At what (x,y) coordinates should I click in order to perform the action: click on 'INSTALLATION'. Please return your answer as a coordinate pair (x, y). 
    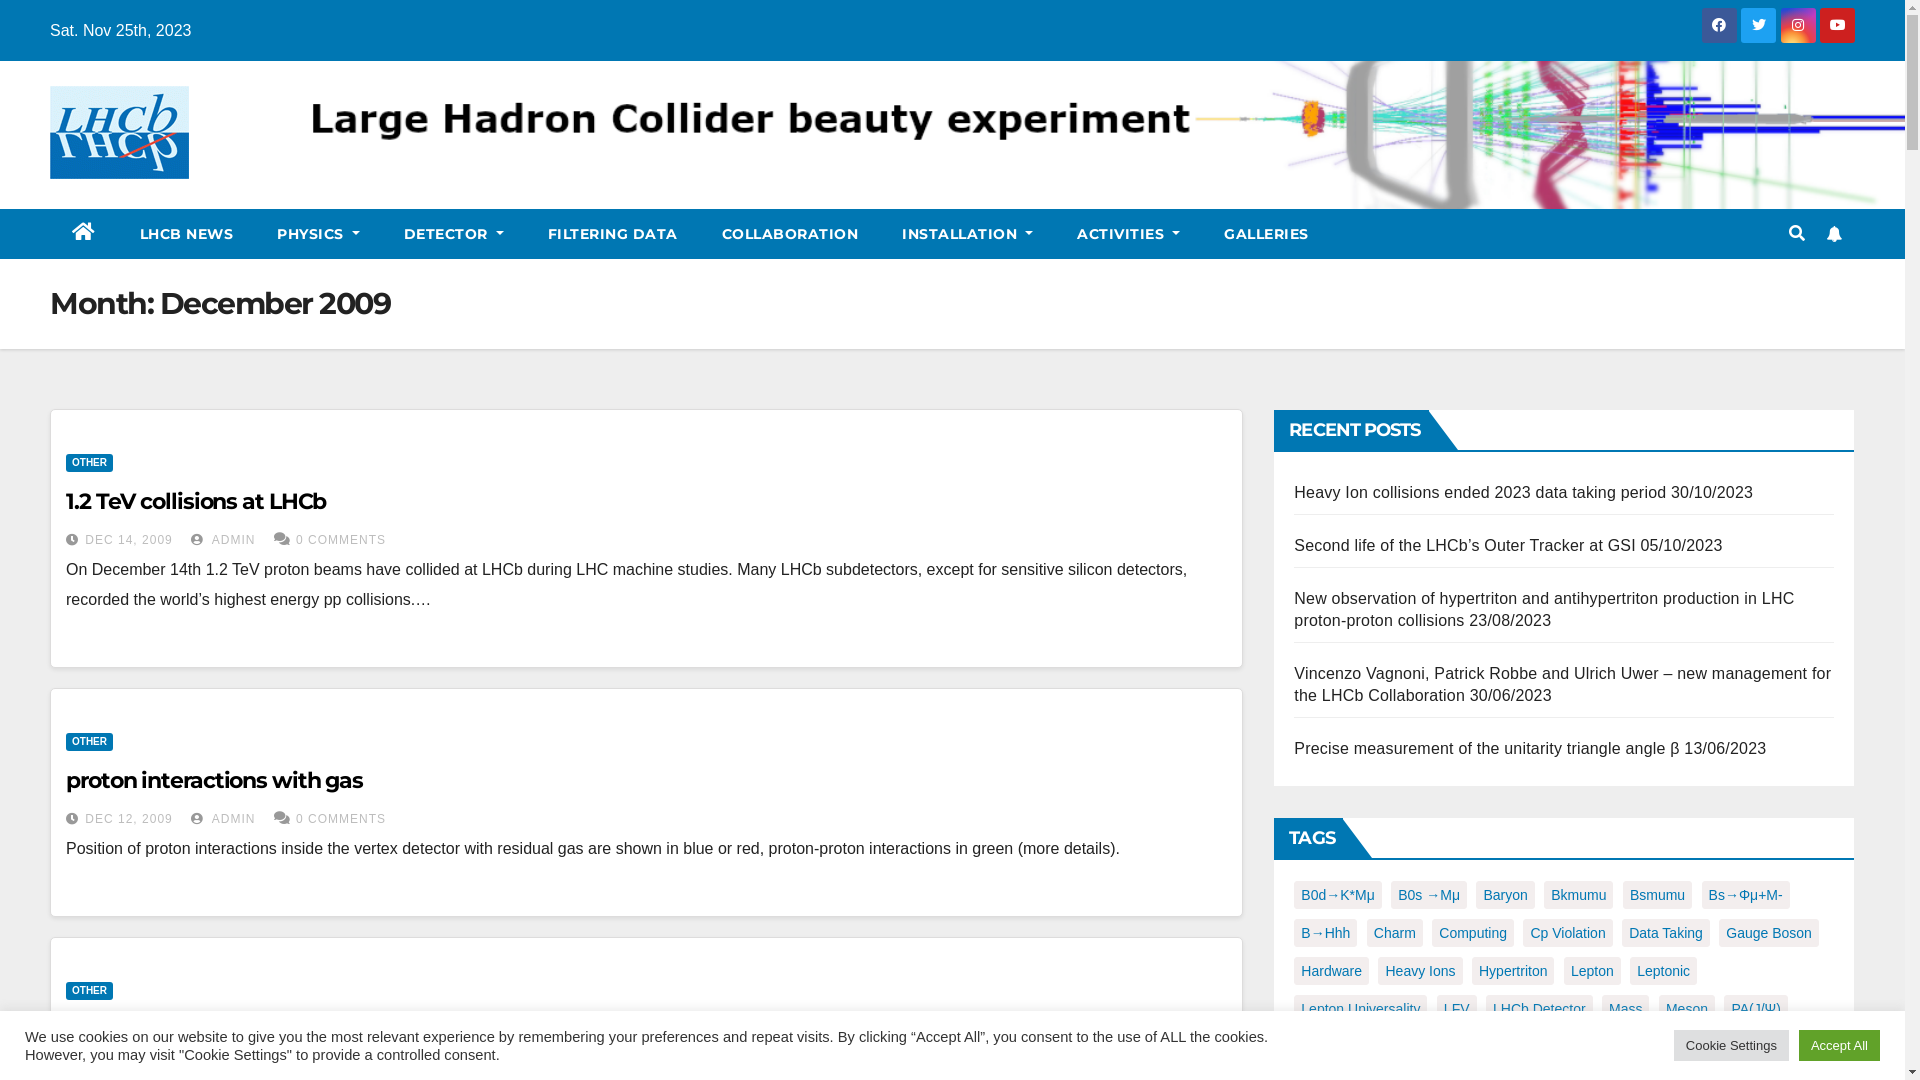
    Looking at the image, I should click on (879, 233).